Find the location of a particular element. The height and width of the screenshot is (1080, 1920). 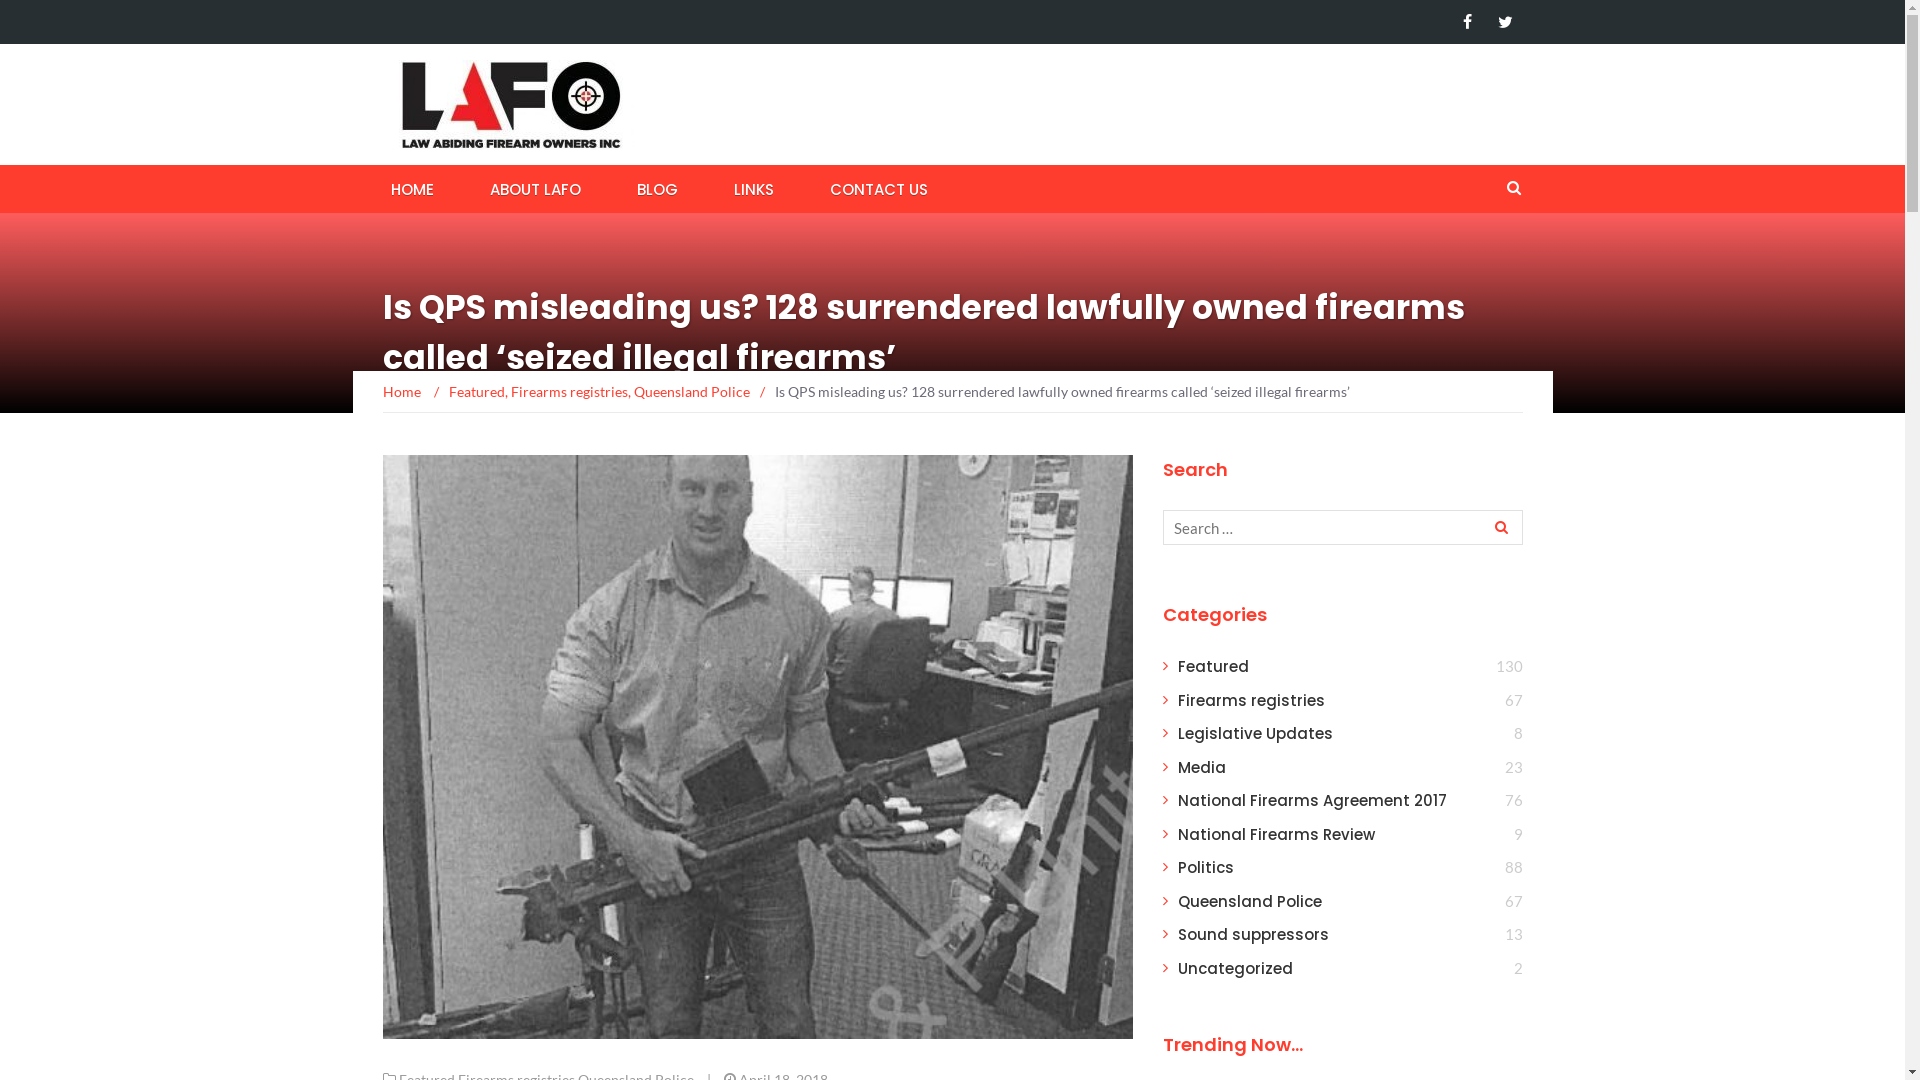

'Queensland Police' is located at coordinates (632, 391).